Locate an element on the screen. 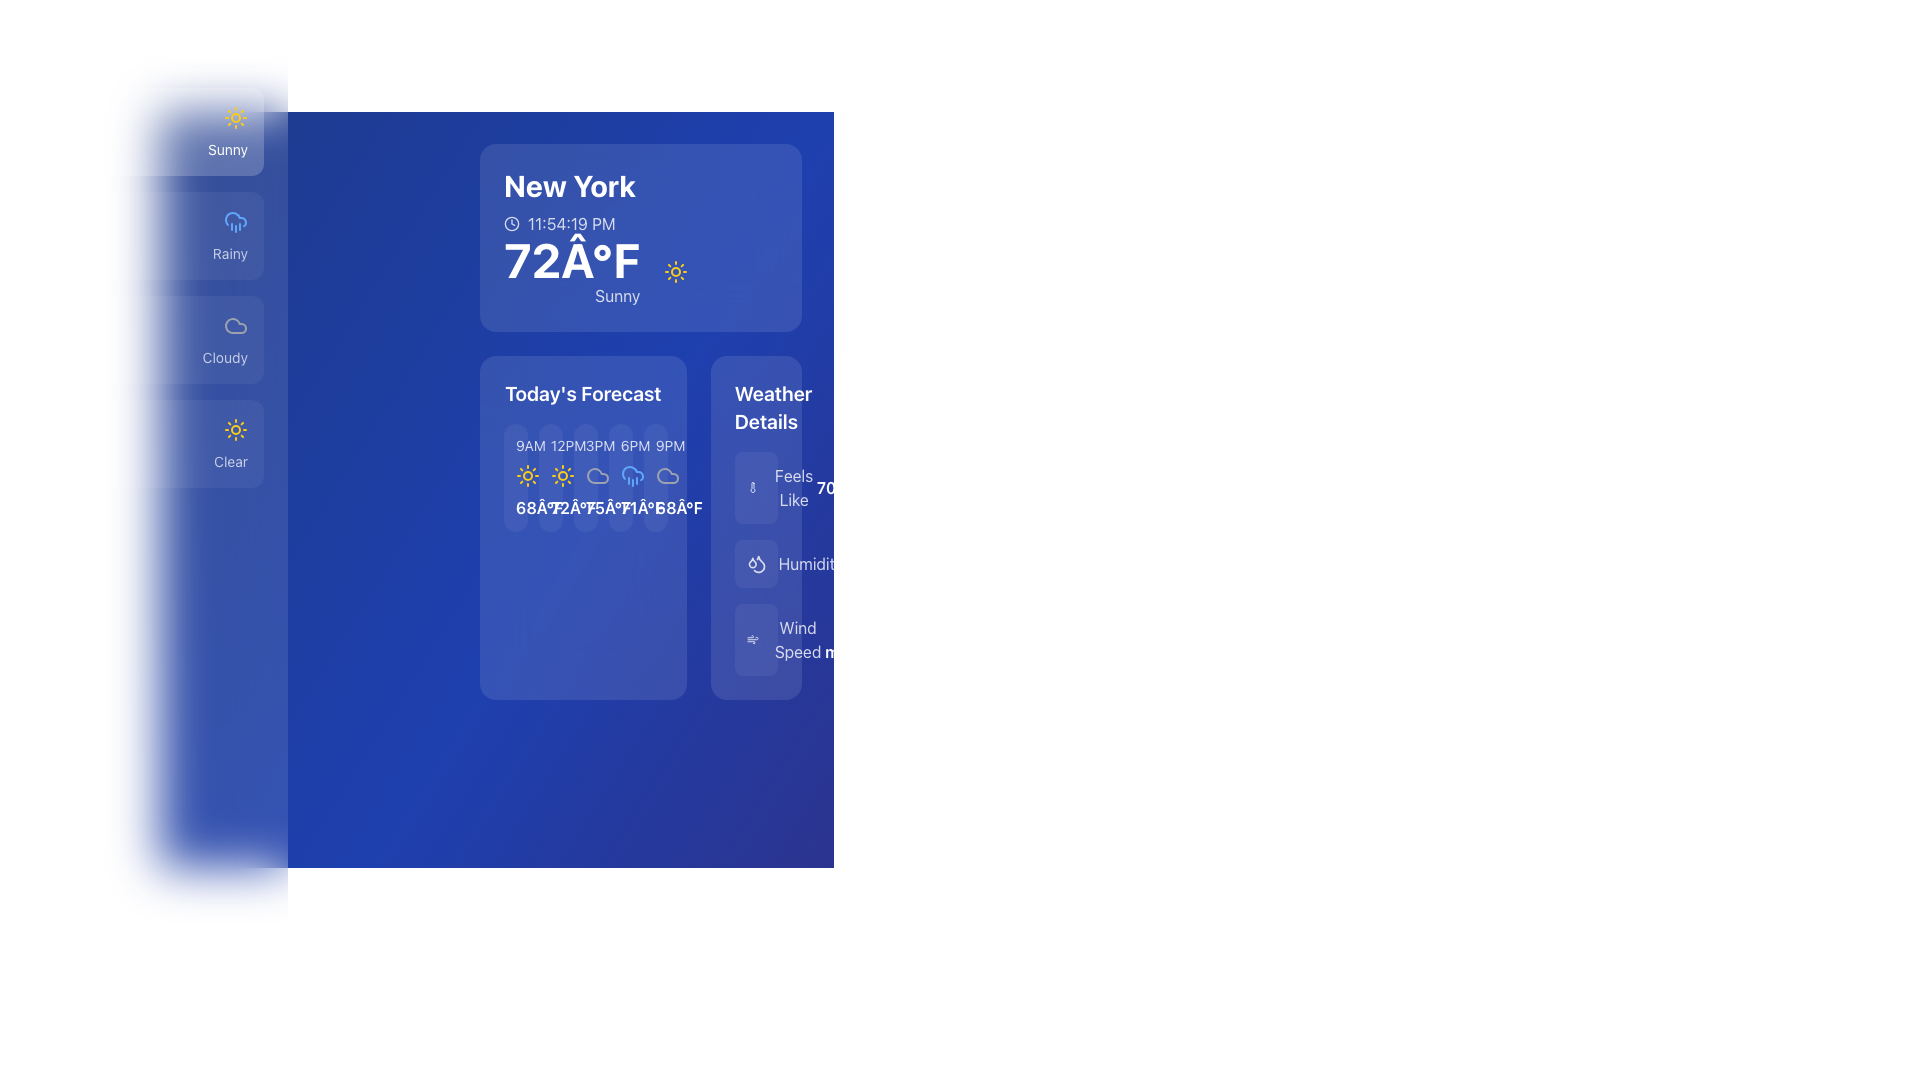 Image resolution: width=1920 pixels, height=1080 pixels. the weather information displayed in the Forecast Card that shows '9PM', a cloud icon, and '68°F', located in the last column of the five-column grid layout under 'Today's Forecast' is located at coordinates (655, 478).